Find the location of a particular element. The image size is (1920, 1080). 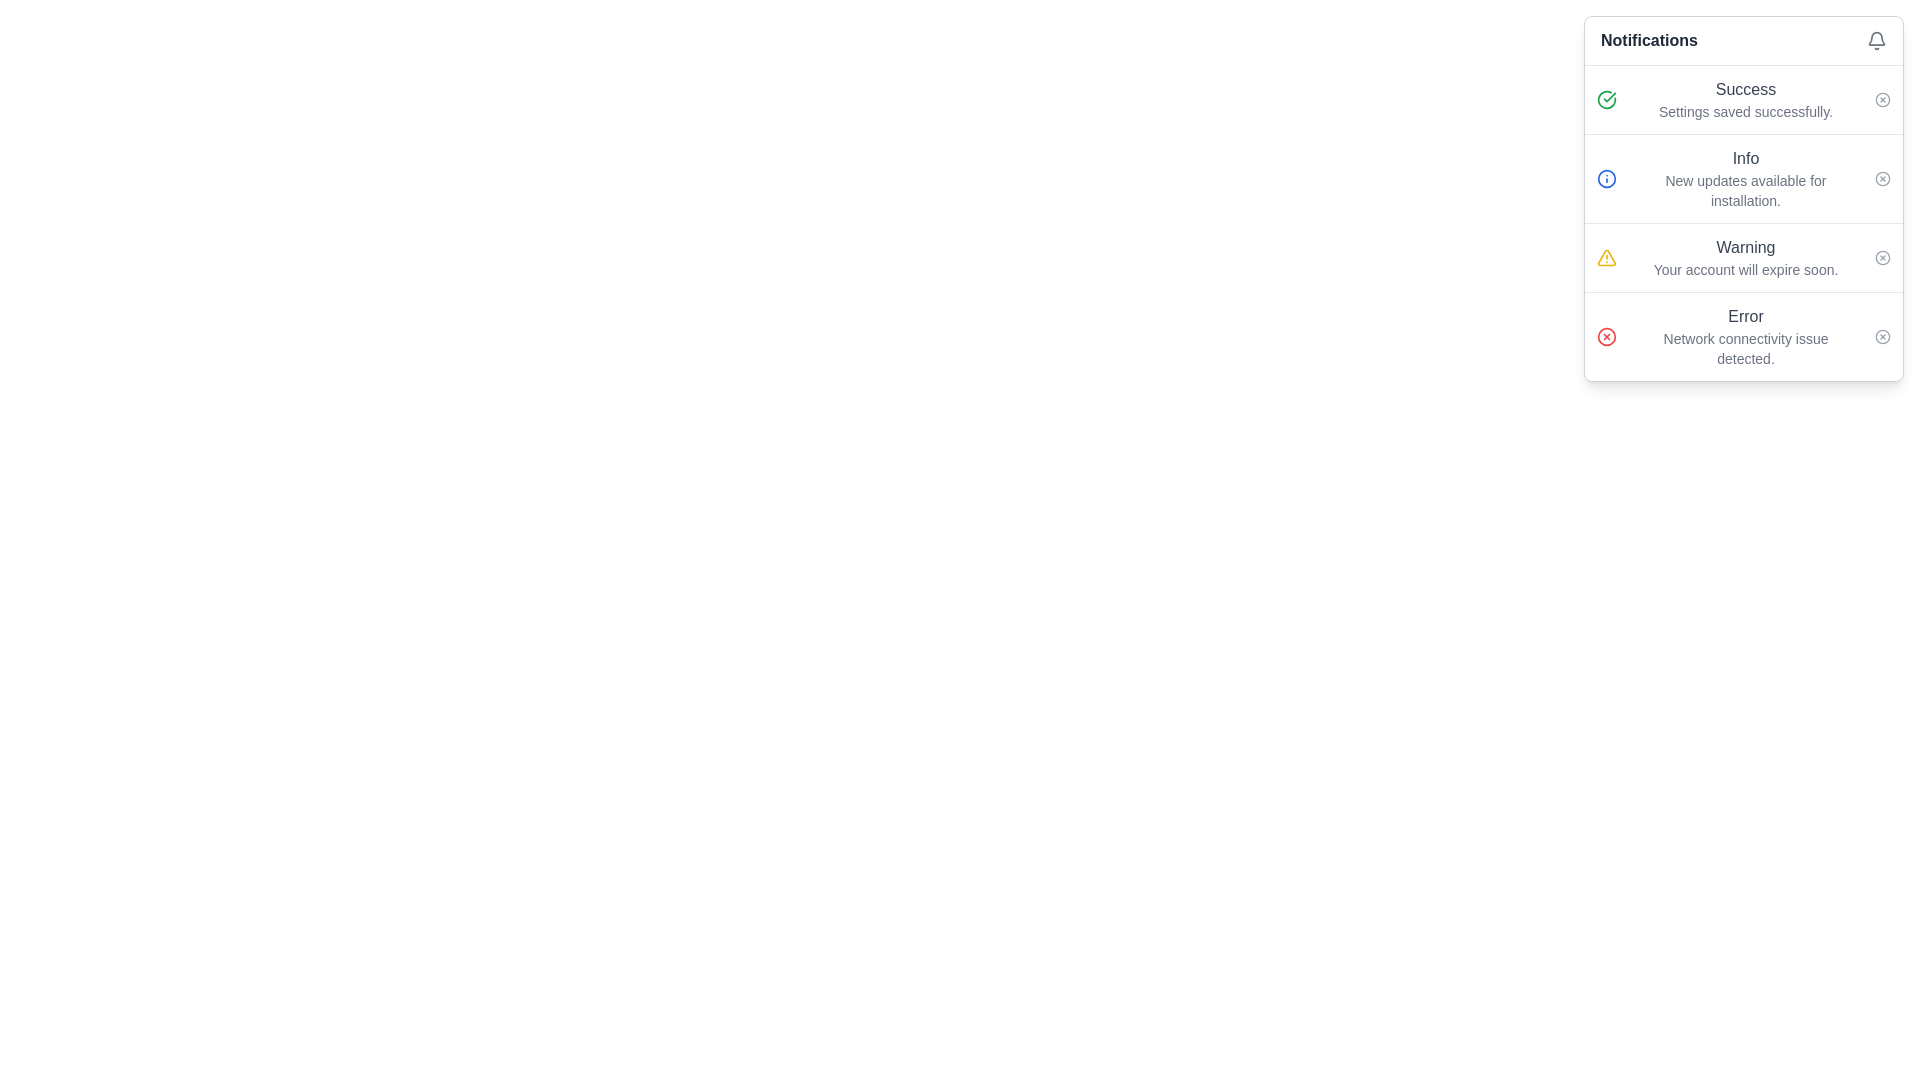

the header text label located in the third row of the notification panel, positioned above the message 'Your account will expire soon.' is located at coordinates (1745, 246).